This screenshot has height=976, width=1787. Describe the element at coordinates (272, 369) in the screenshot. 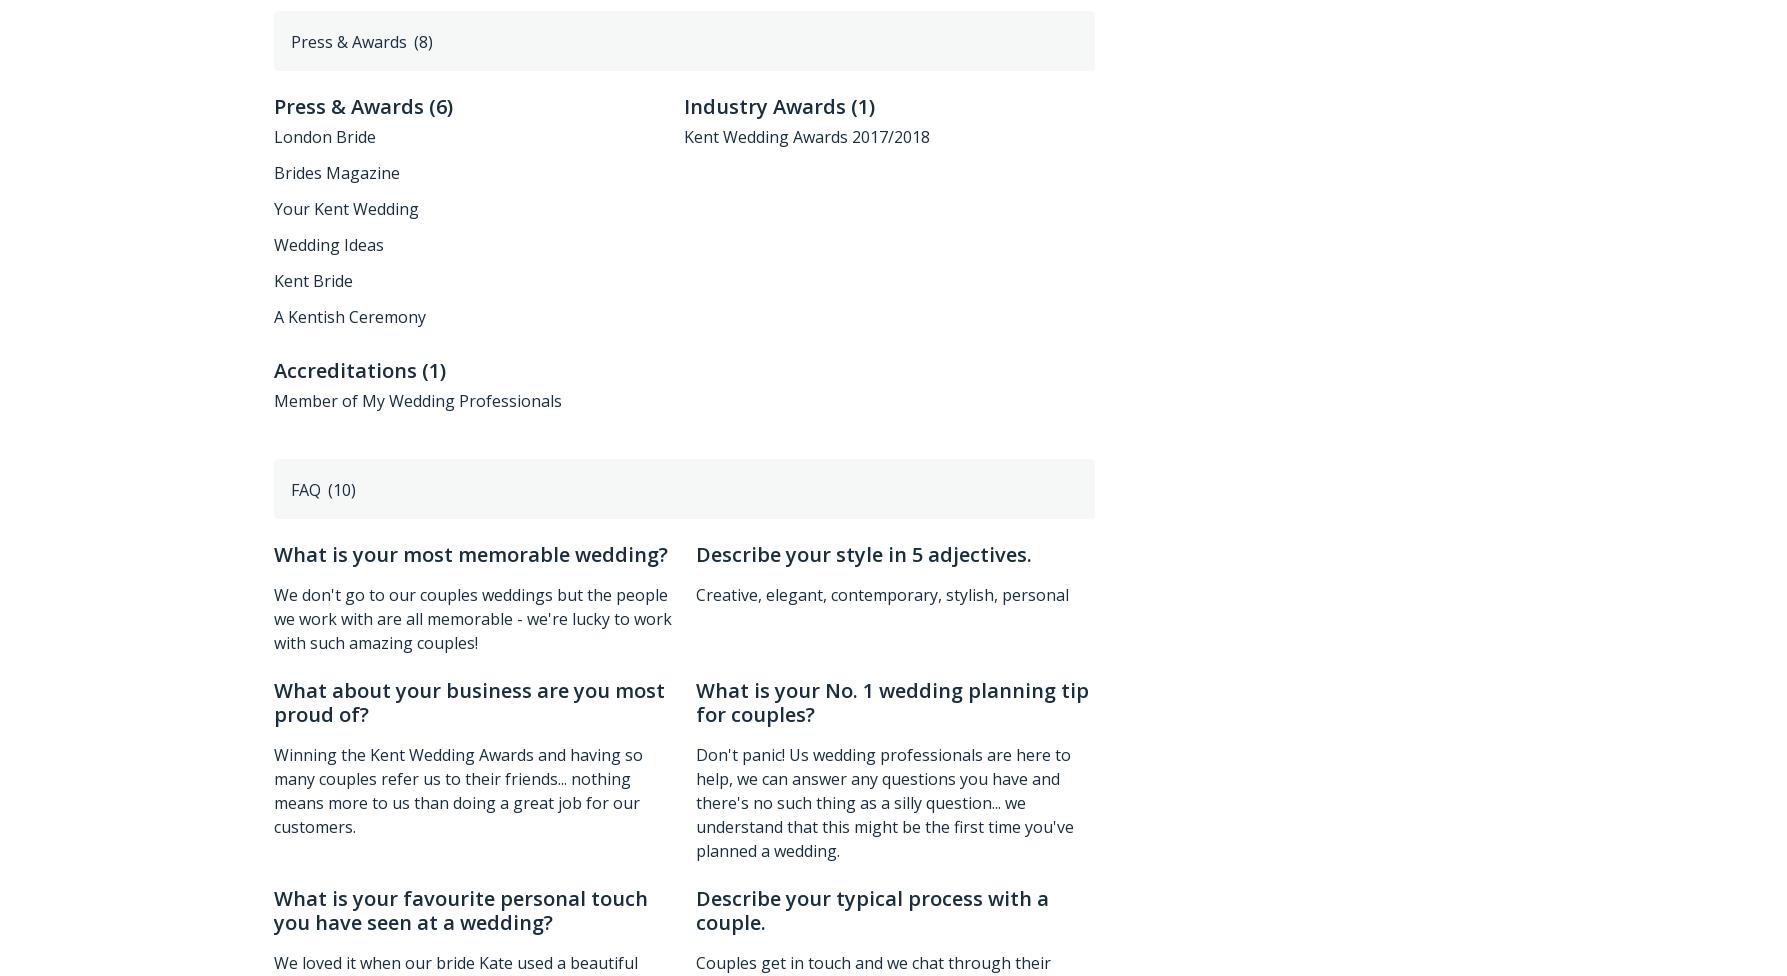

I see `'Accreditations'` at that location.